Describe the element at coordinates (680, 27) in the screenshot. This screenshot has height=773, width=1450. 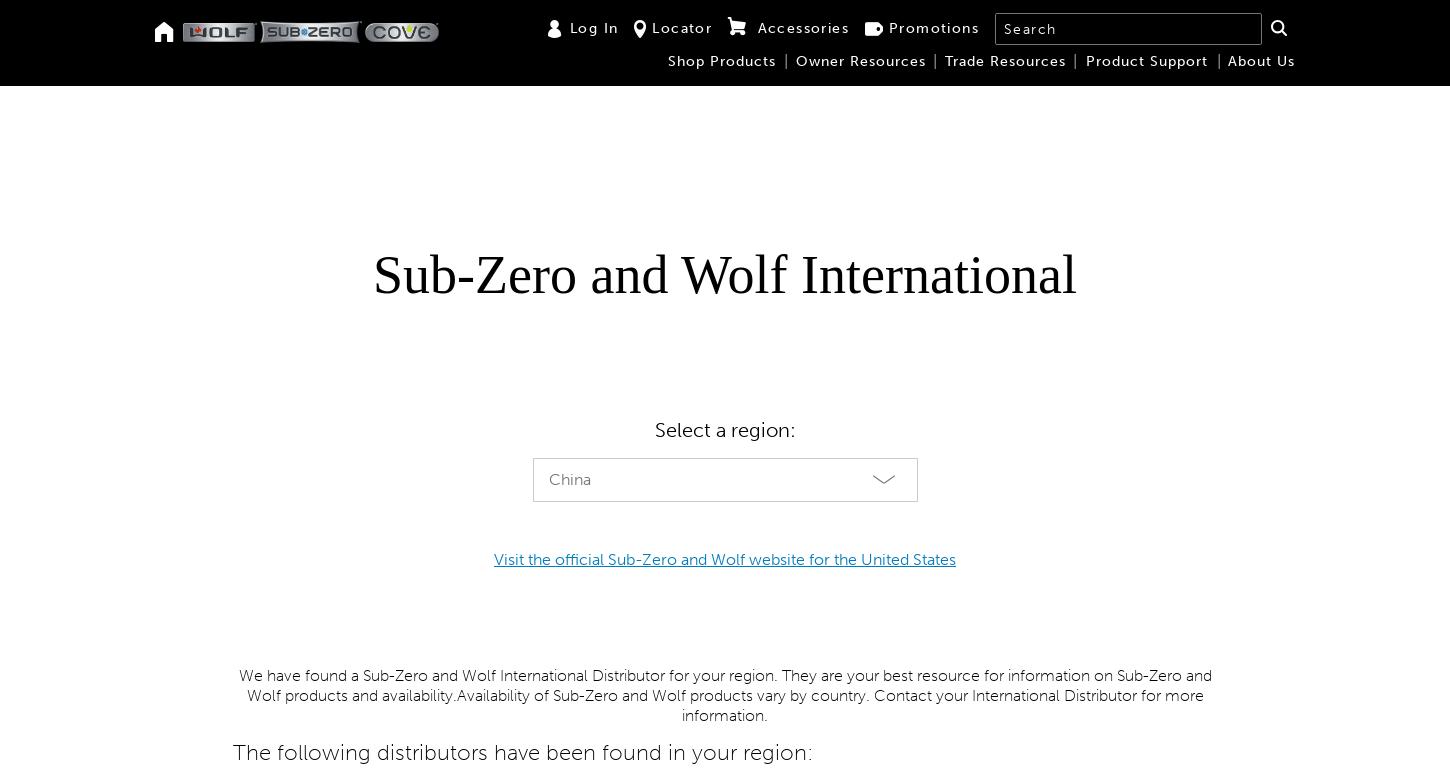
I see `'Locator'` at that location.